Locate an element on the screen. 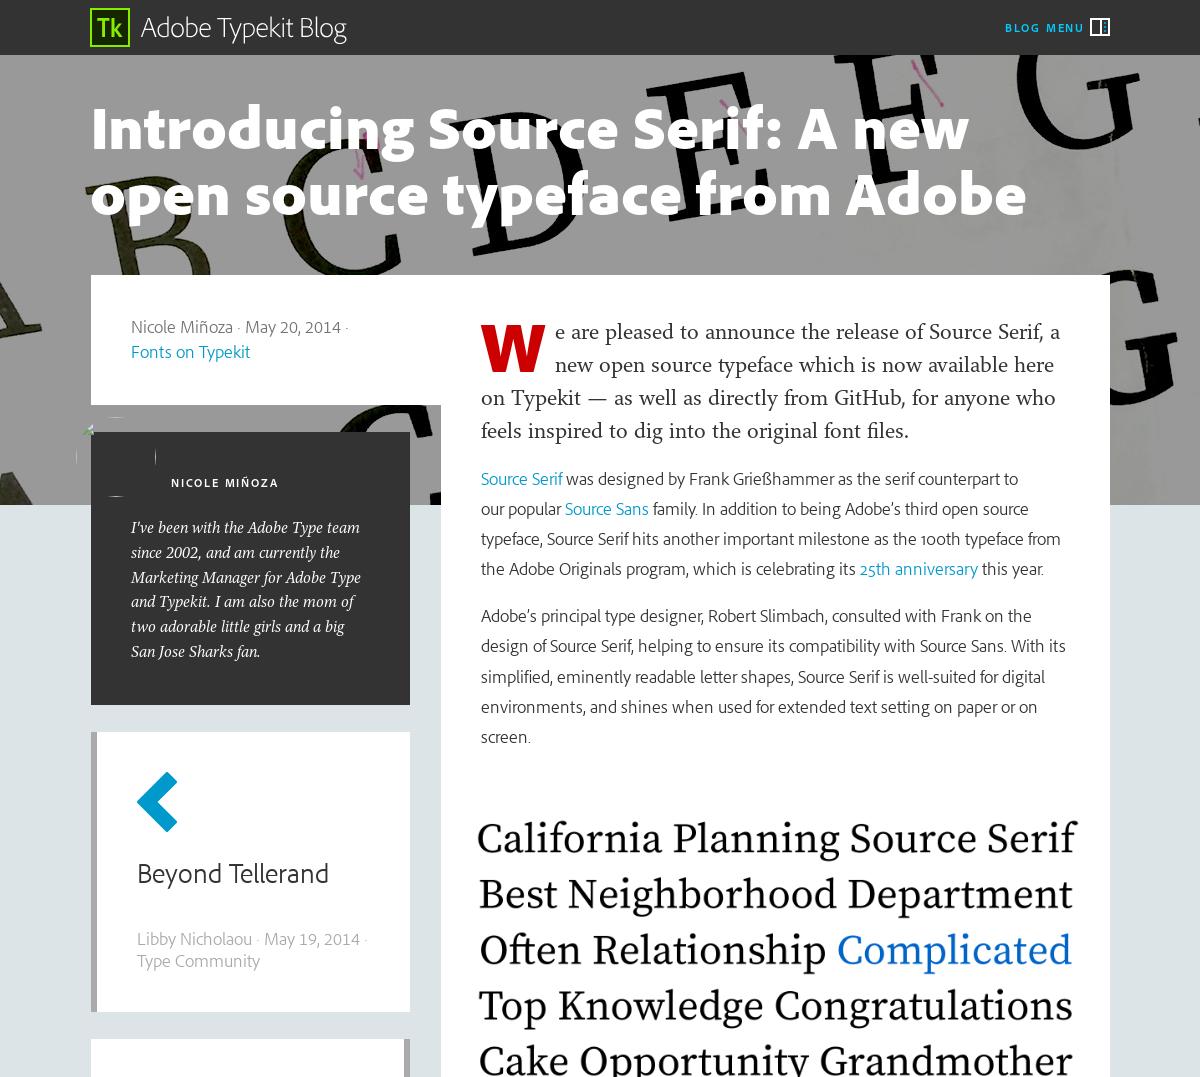 The height and width of the screenshot is (1077, 1200). 'Beyond Tellerand' is located at coordinates (230, 872).